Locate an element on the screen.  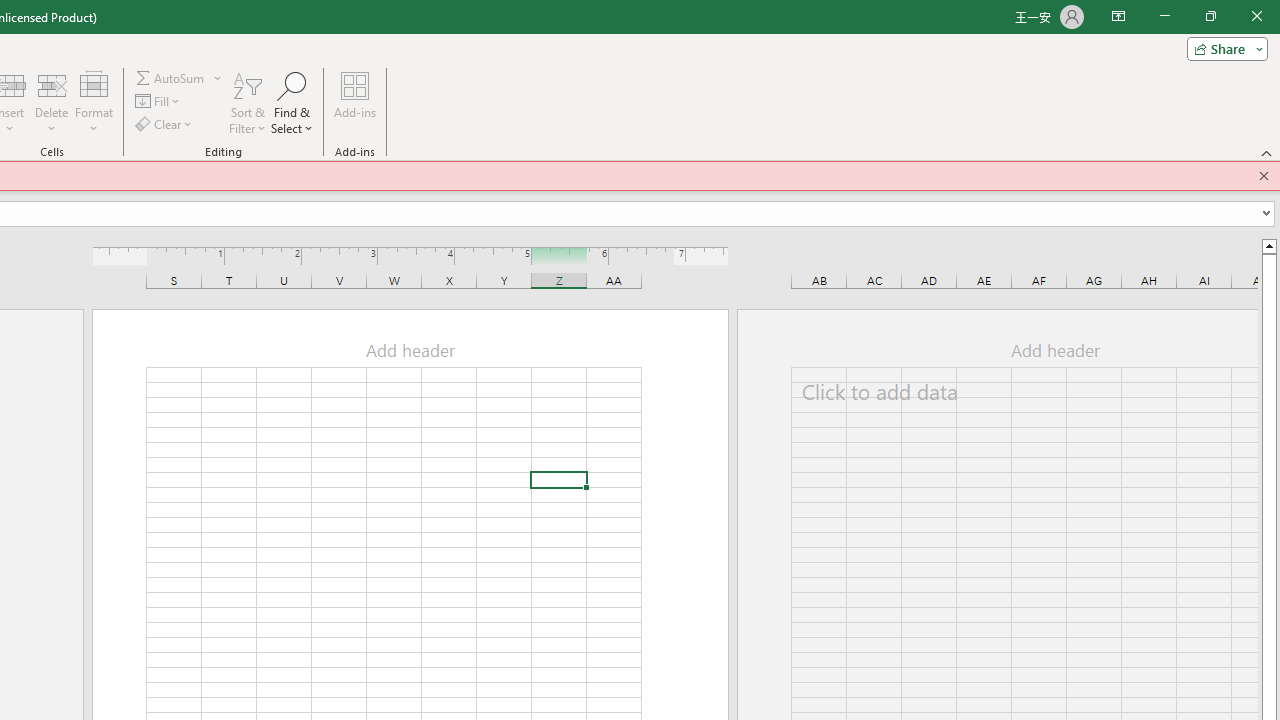
'Format' is located at coordinates (93, 103).